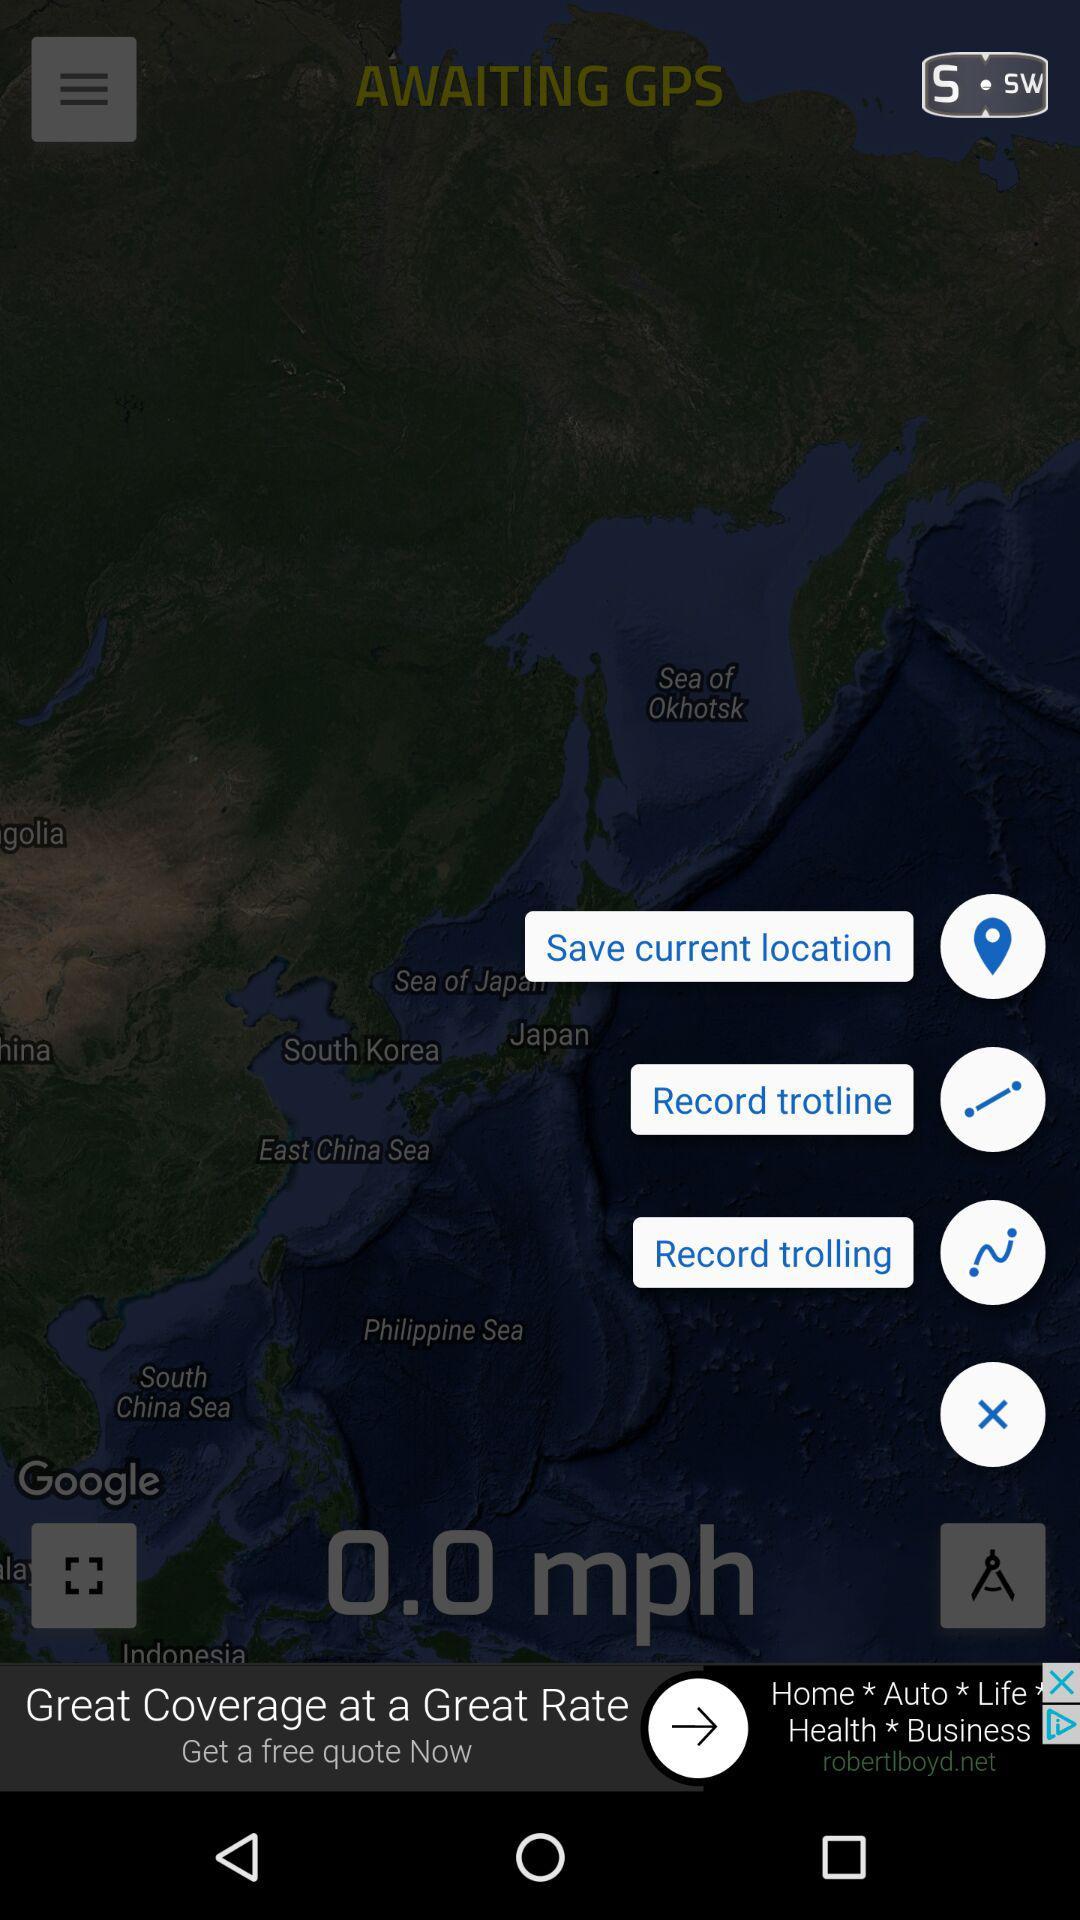 The height and width of the screenshot is (1920, 1080). Describe the element at coordinates (92, 1483) in the screenshot. I see `the text which is above the full screen button` at that location.